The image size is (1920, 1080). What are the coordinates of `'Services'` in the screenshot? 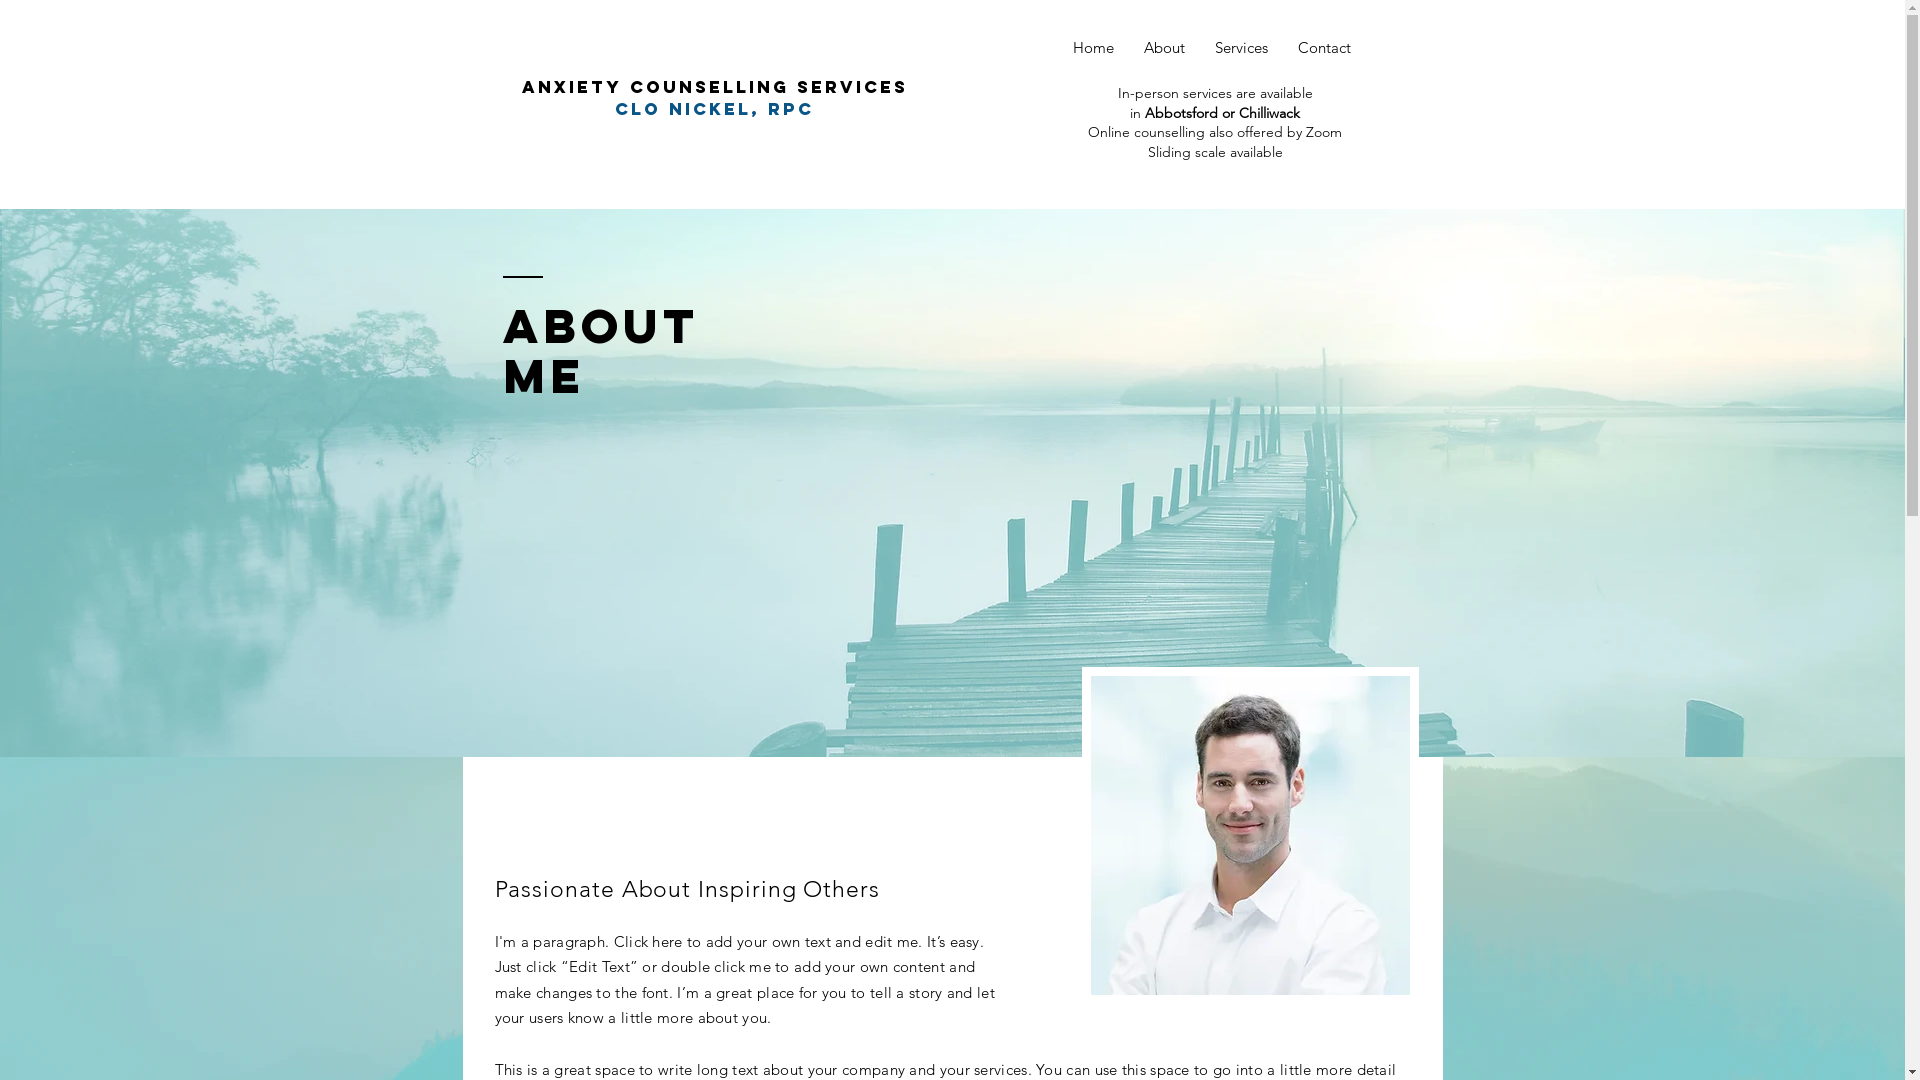 It's located at (1240, 46).